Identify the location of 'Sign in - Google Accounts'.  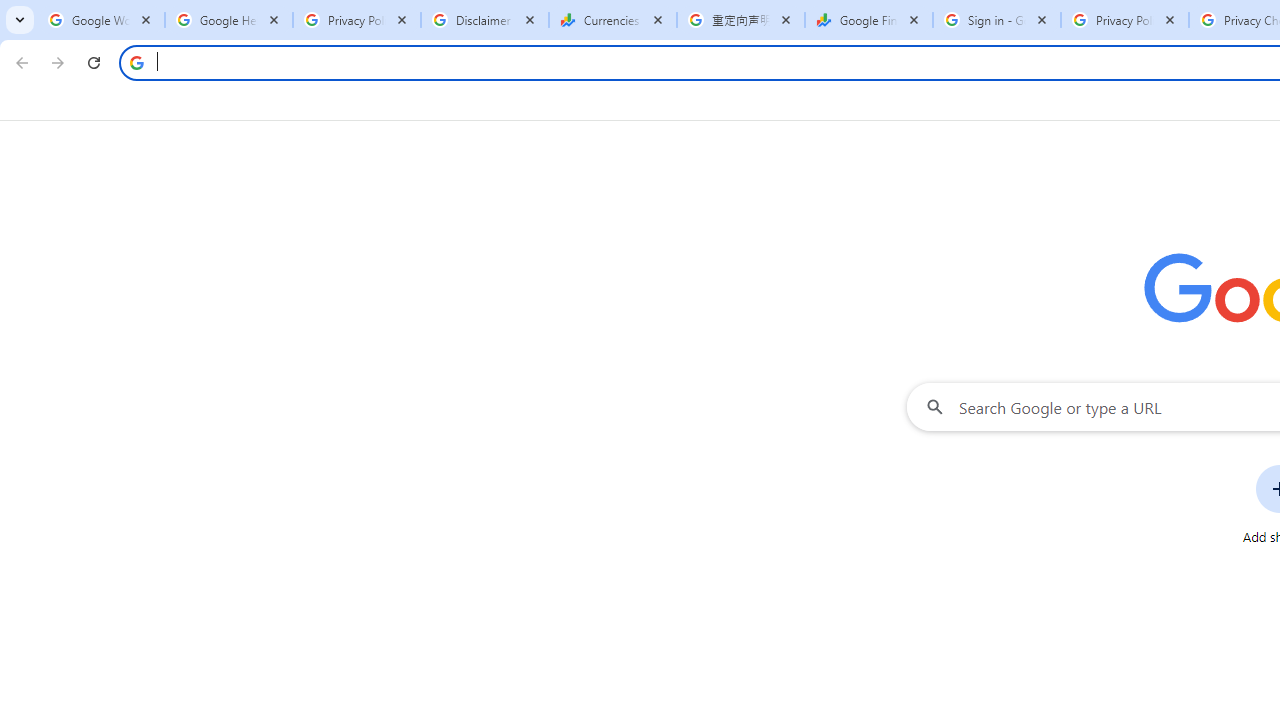
(997, 20).